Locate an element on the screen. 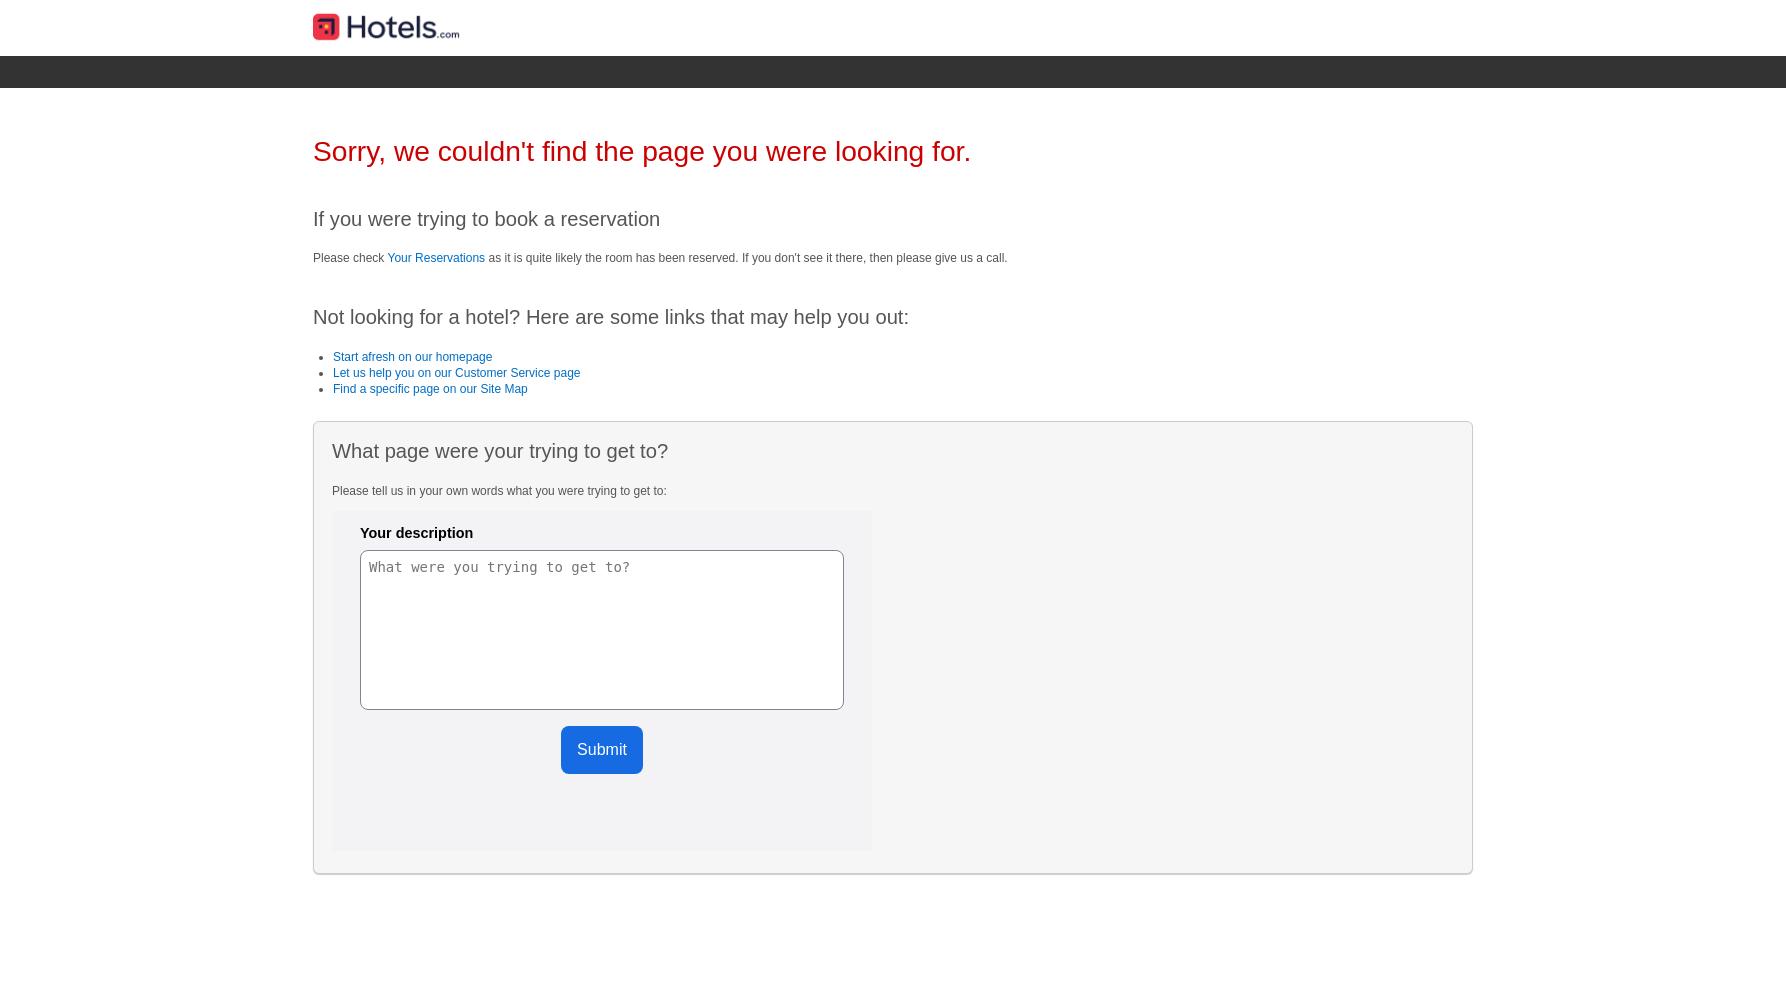 This screenshot has height=1000, width=1786. 'Please check' is located at coordinates (350, 257).